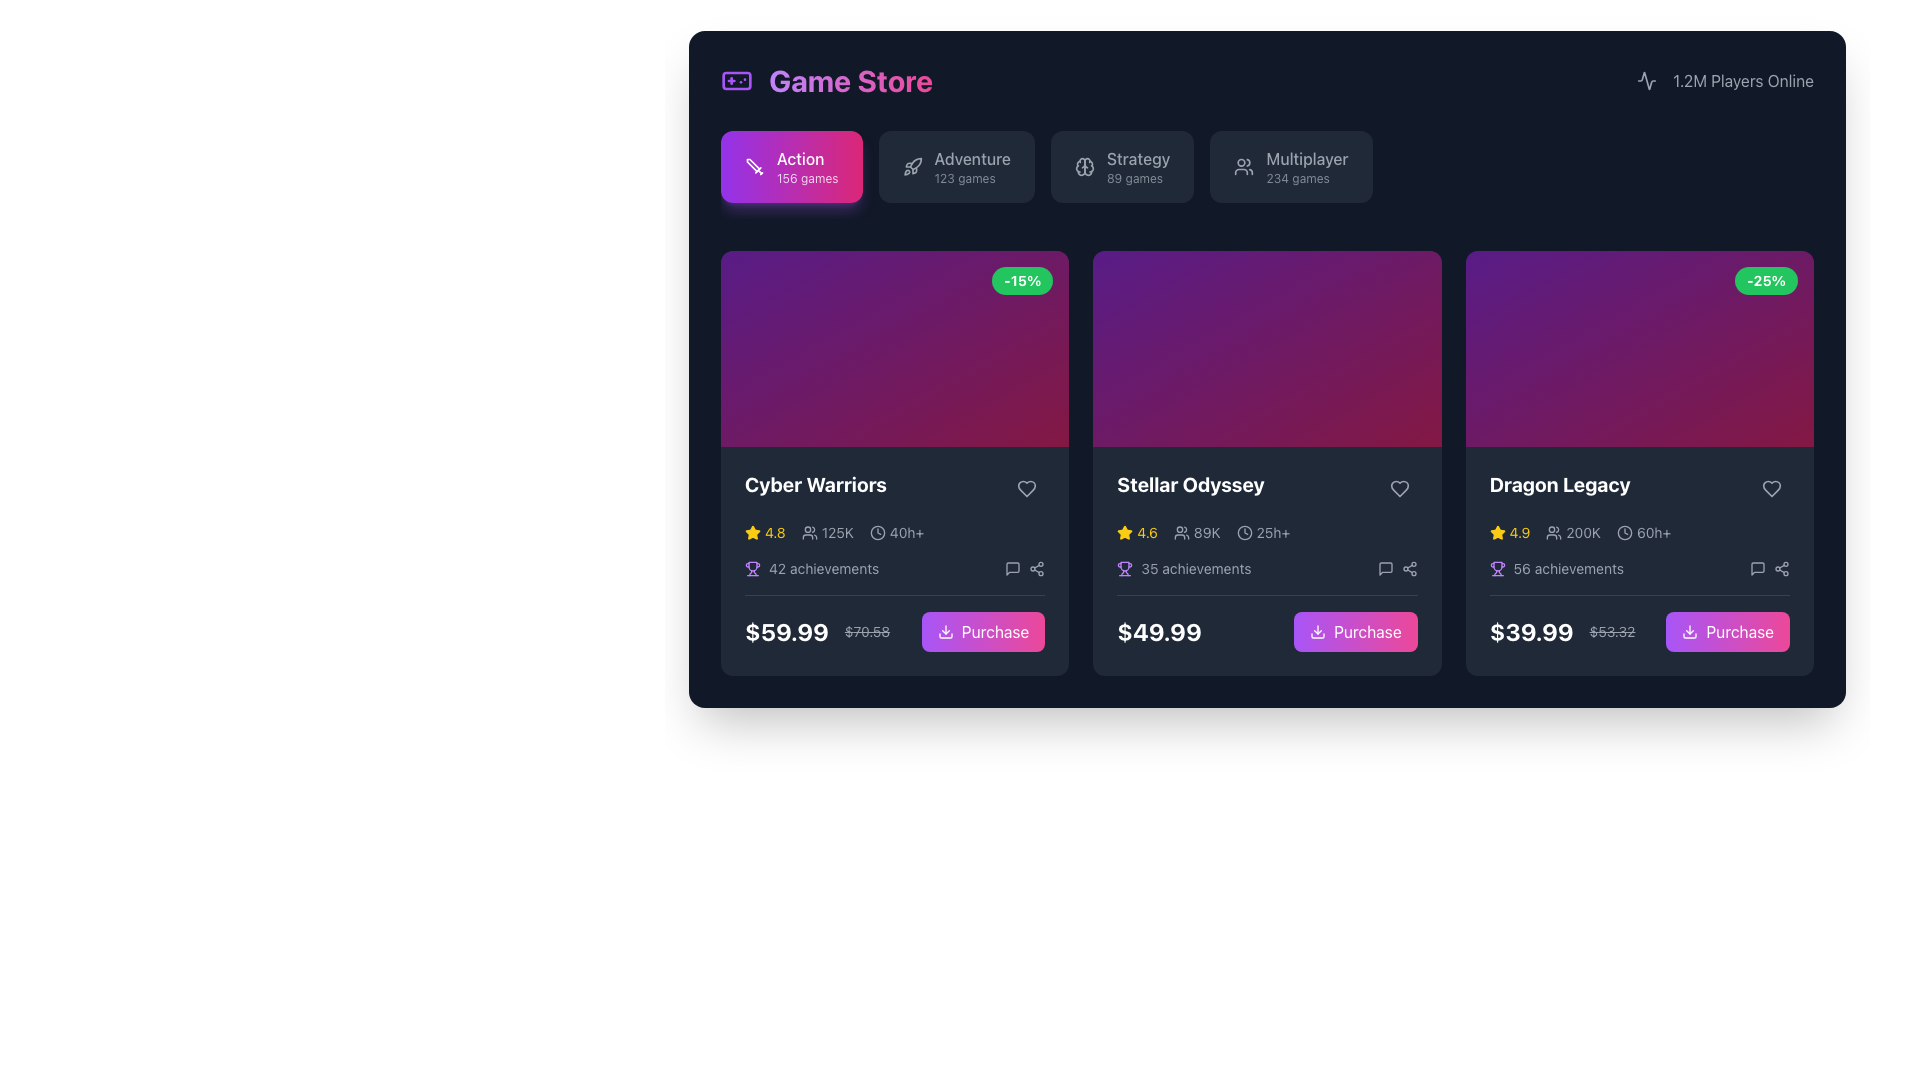  Describe the element at coordinates (1138, 157) in the screenshot. I see `the 'Strategy' category text label, which is the title section of the third button in a horizontal list located near the top of the page, positioned between the 'Adventure' and 'Multiplayer' buttons` at that location.